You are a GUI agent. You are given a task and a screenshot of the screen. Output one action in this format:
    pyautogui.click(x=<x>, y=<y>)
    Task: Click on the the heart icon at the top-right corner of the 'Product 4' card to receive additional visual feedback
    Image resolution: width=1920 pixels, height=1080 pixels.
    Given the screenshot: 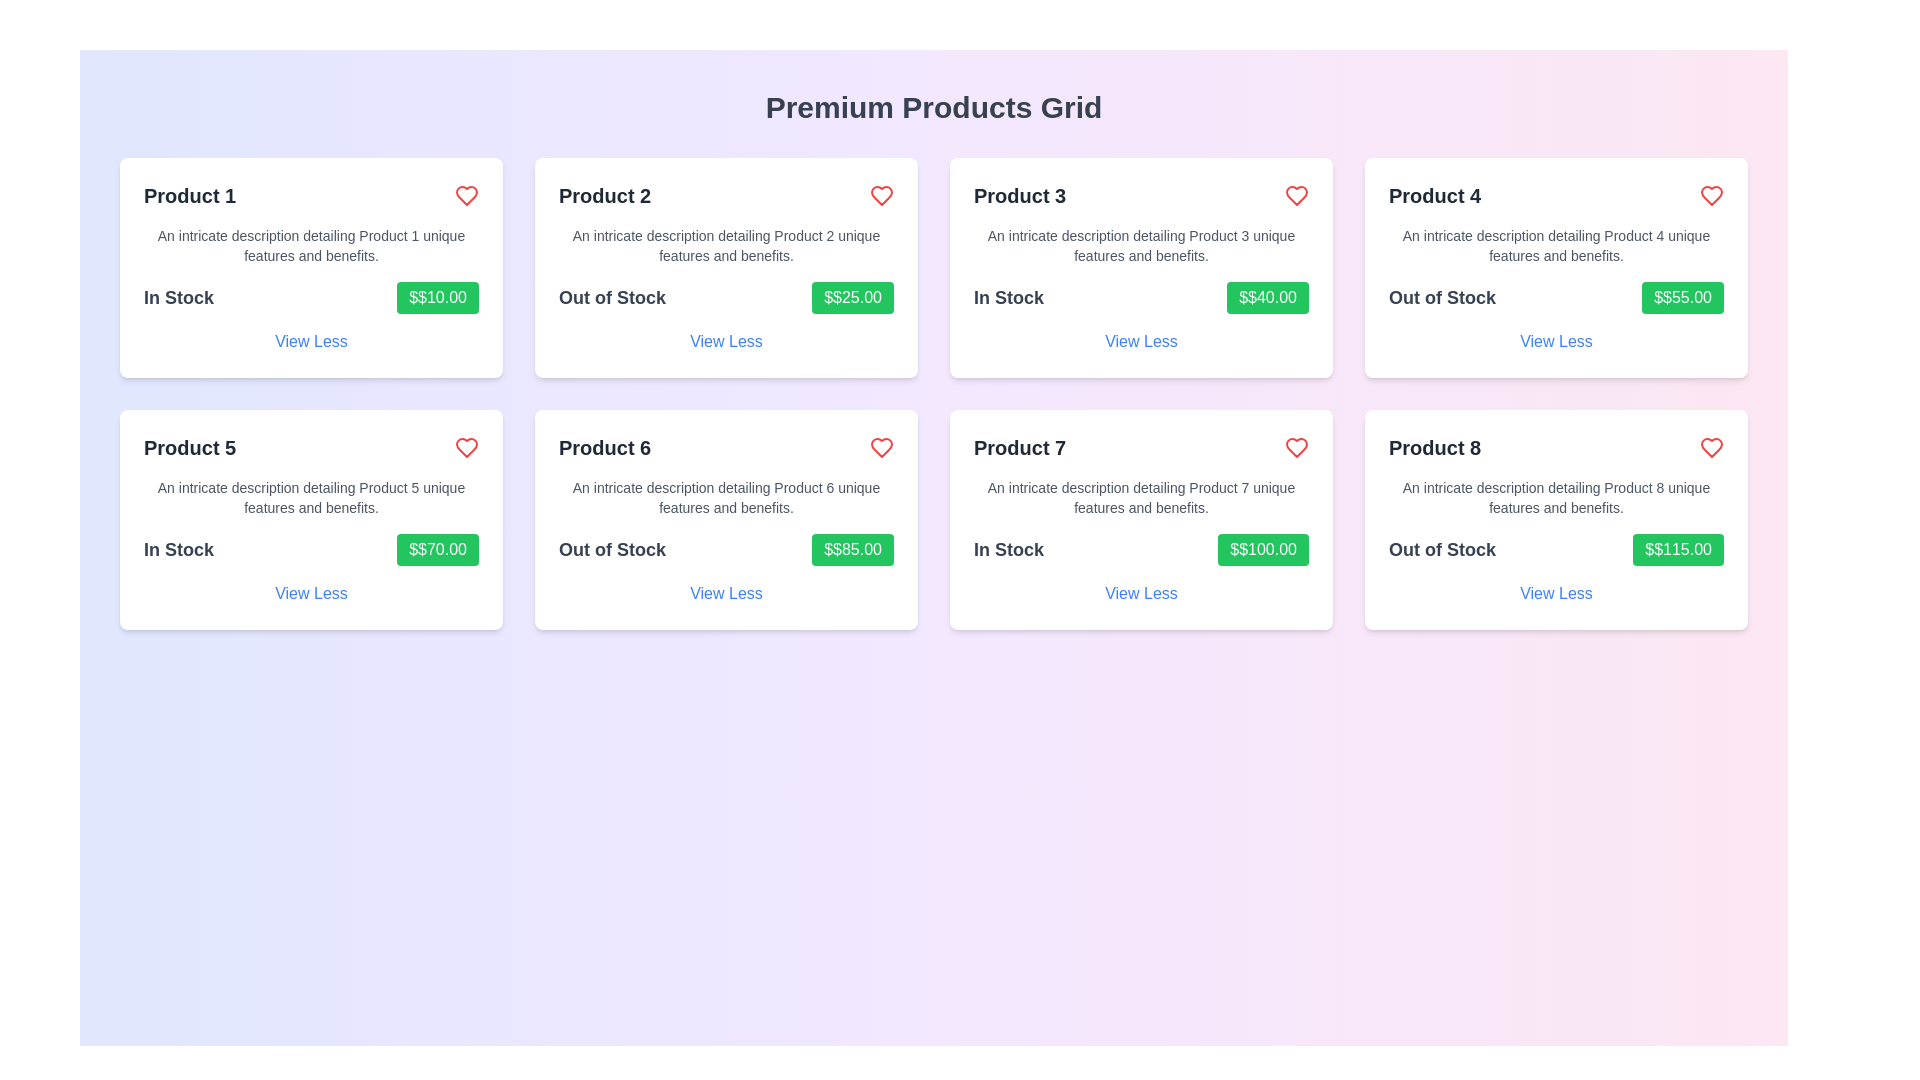 What is the action you would take?
    pyautogui.click(x=1711, y=196)
    